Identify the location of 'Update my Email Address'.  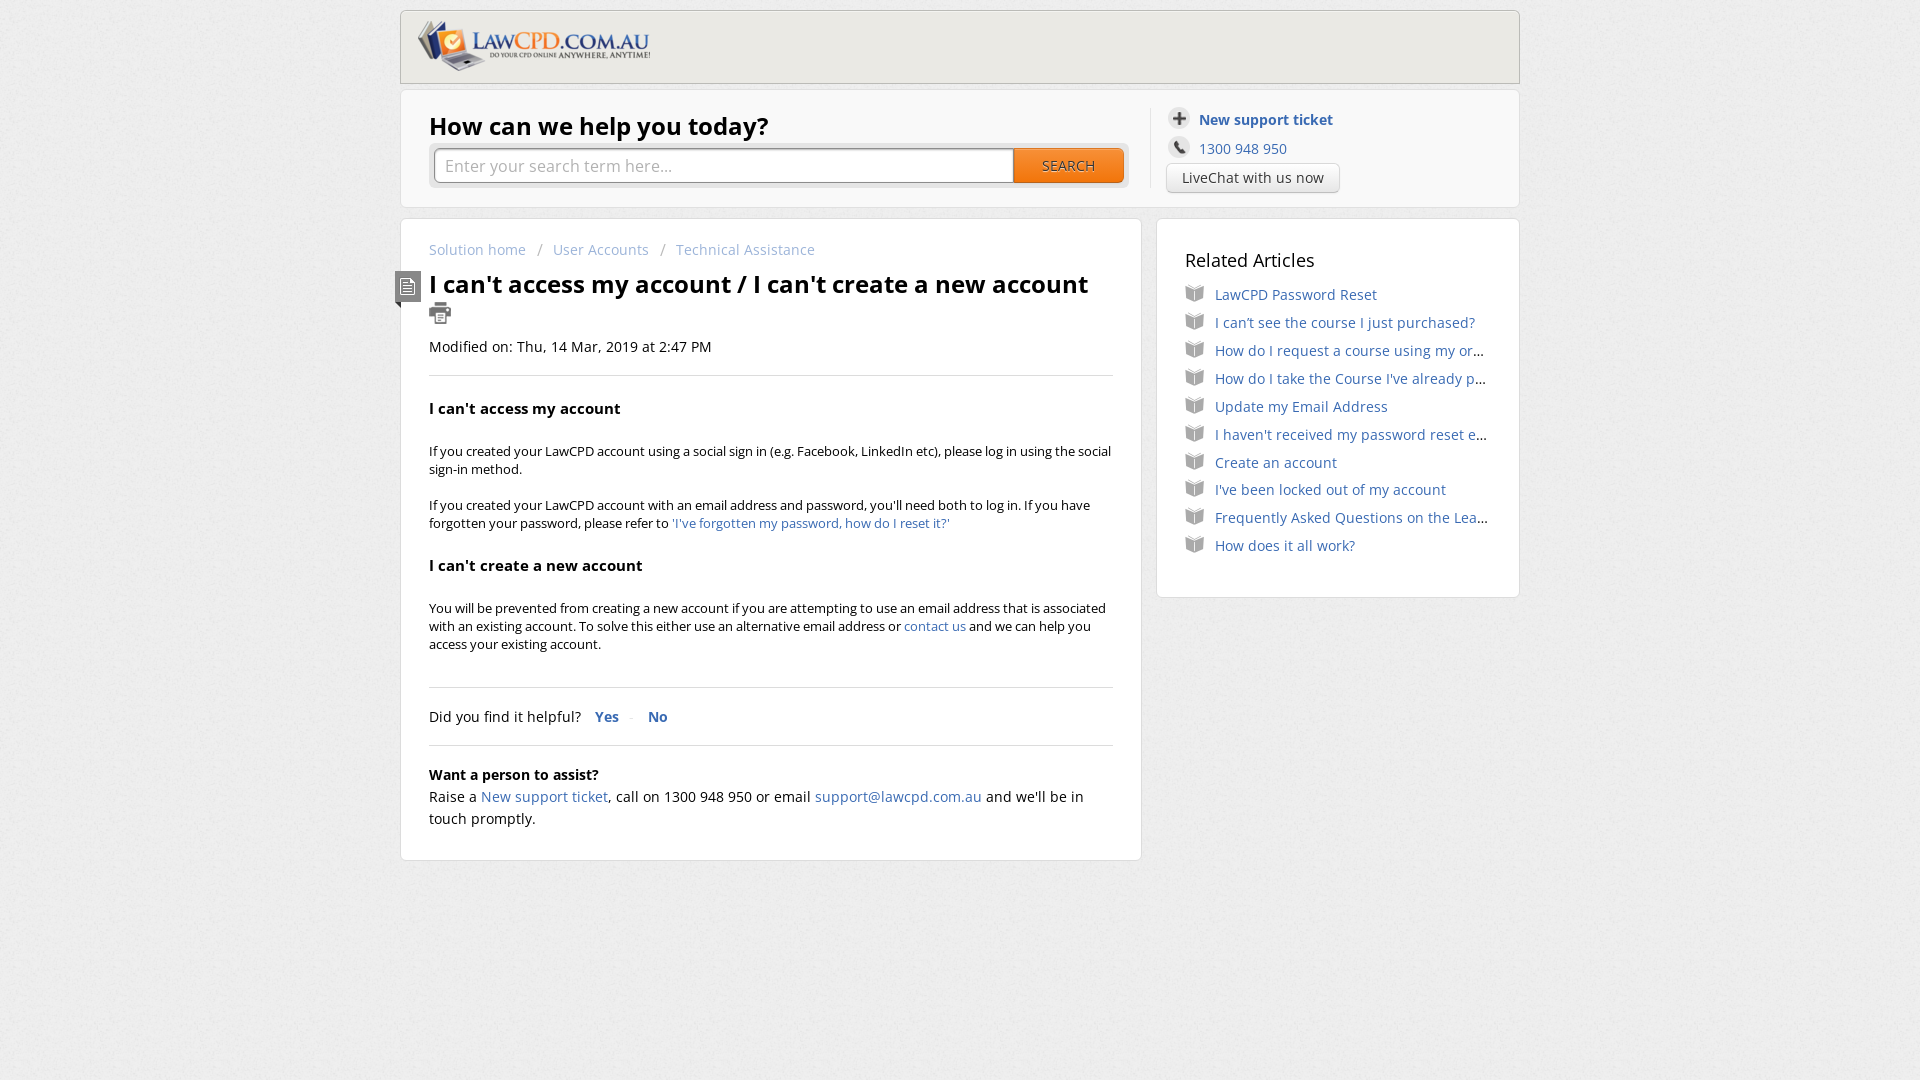
(1301, 405).